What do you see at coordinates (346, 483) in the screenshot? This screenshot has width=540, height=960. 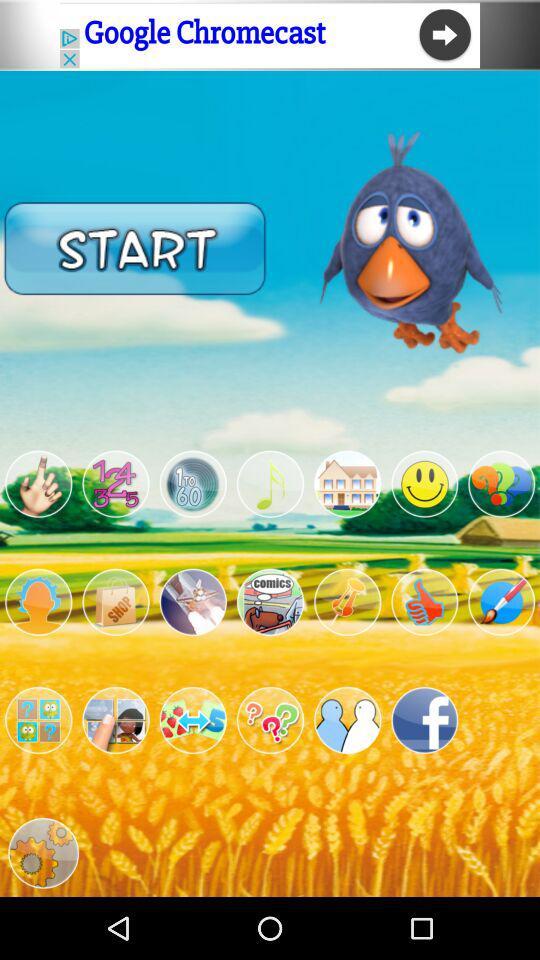 I see `the house song` at bounding box center [346, 483].